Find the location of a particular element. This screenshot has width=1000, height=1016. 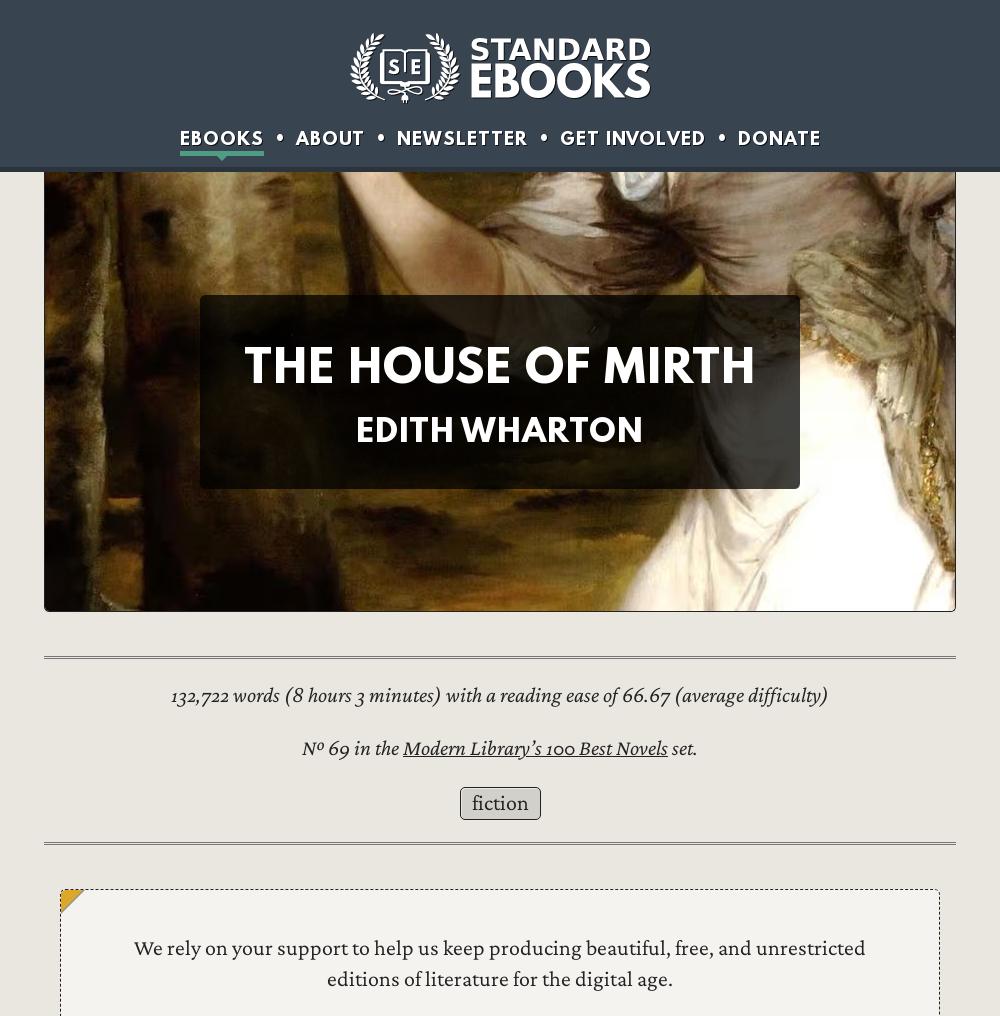

'Edith Wharton' is located at coordinates (500, 427).